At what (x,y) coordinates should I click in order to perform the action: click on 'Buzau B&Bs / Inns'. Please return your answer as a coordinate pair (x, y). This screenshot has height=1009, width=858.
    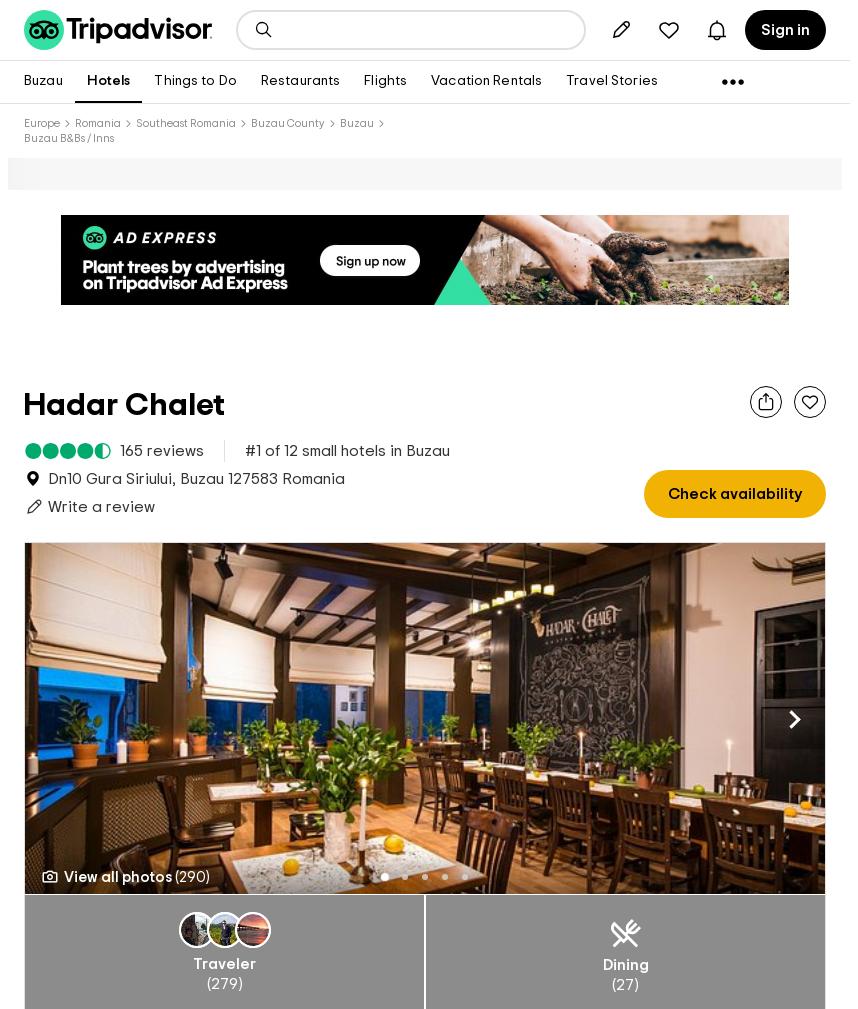
    Looking at the image, I should click on (67, 137).